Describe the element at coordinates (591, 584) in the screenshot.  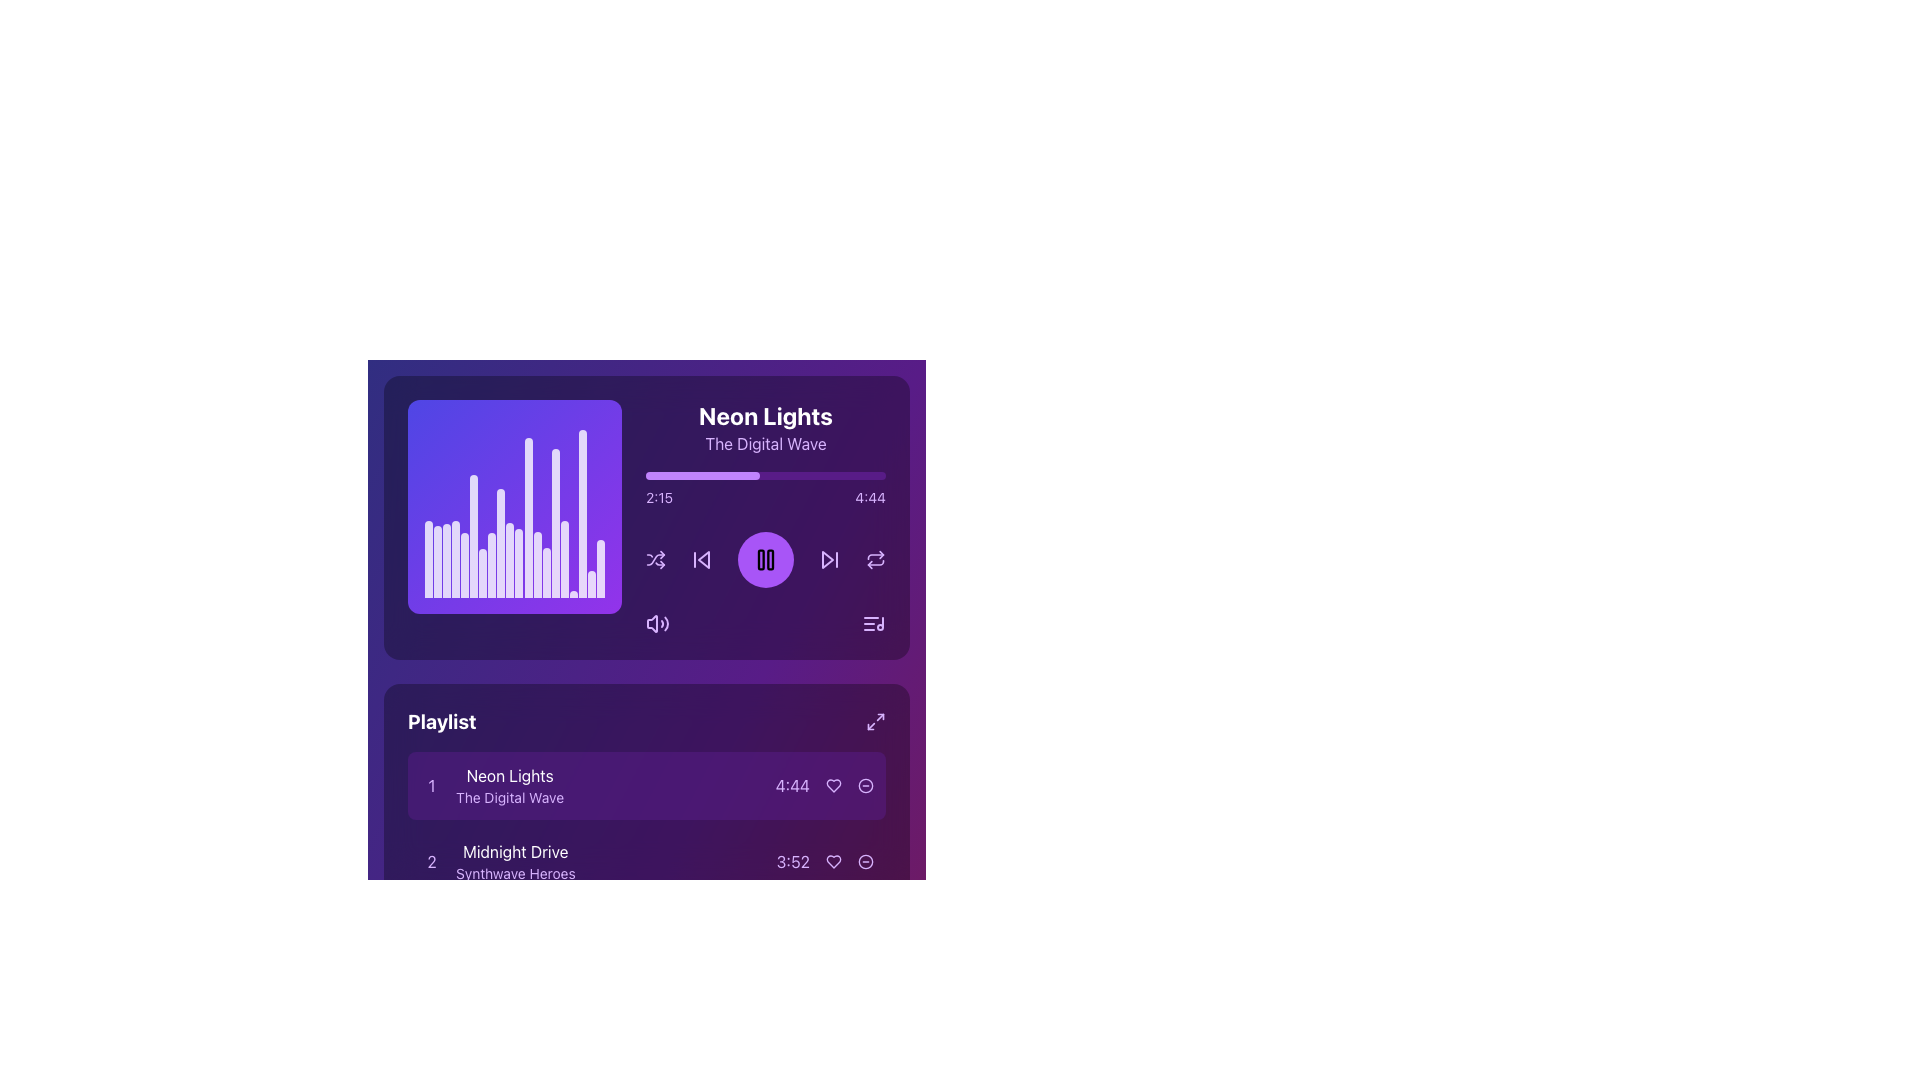
I see `the visual behavior of the last vertical bar in the audio visualization graph segment, which represents the audio signal's intensity` at that location.